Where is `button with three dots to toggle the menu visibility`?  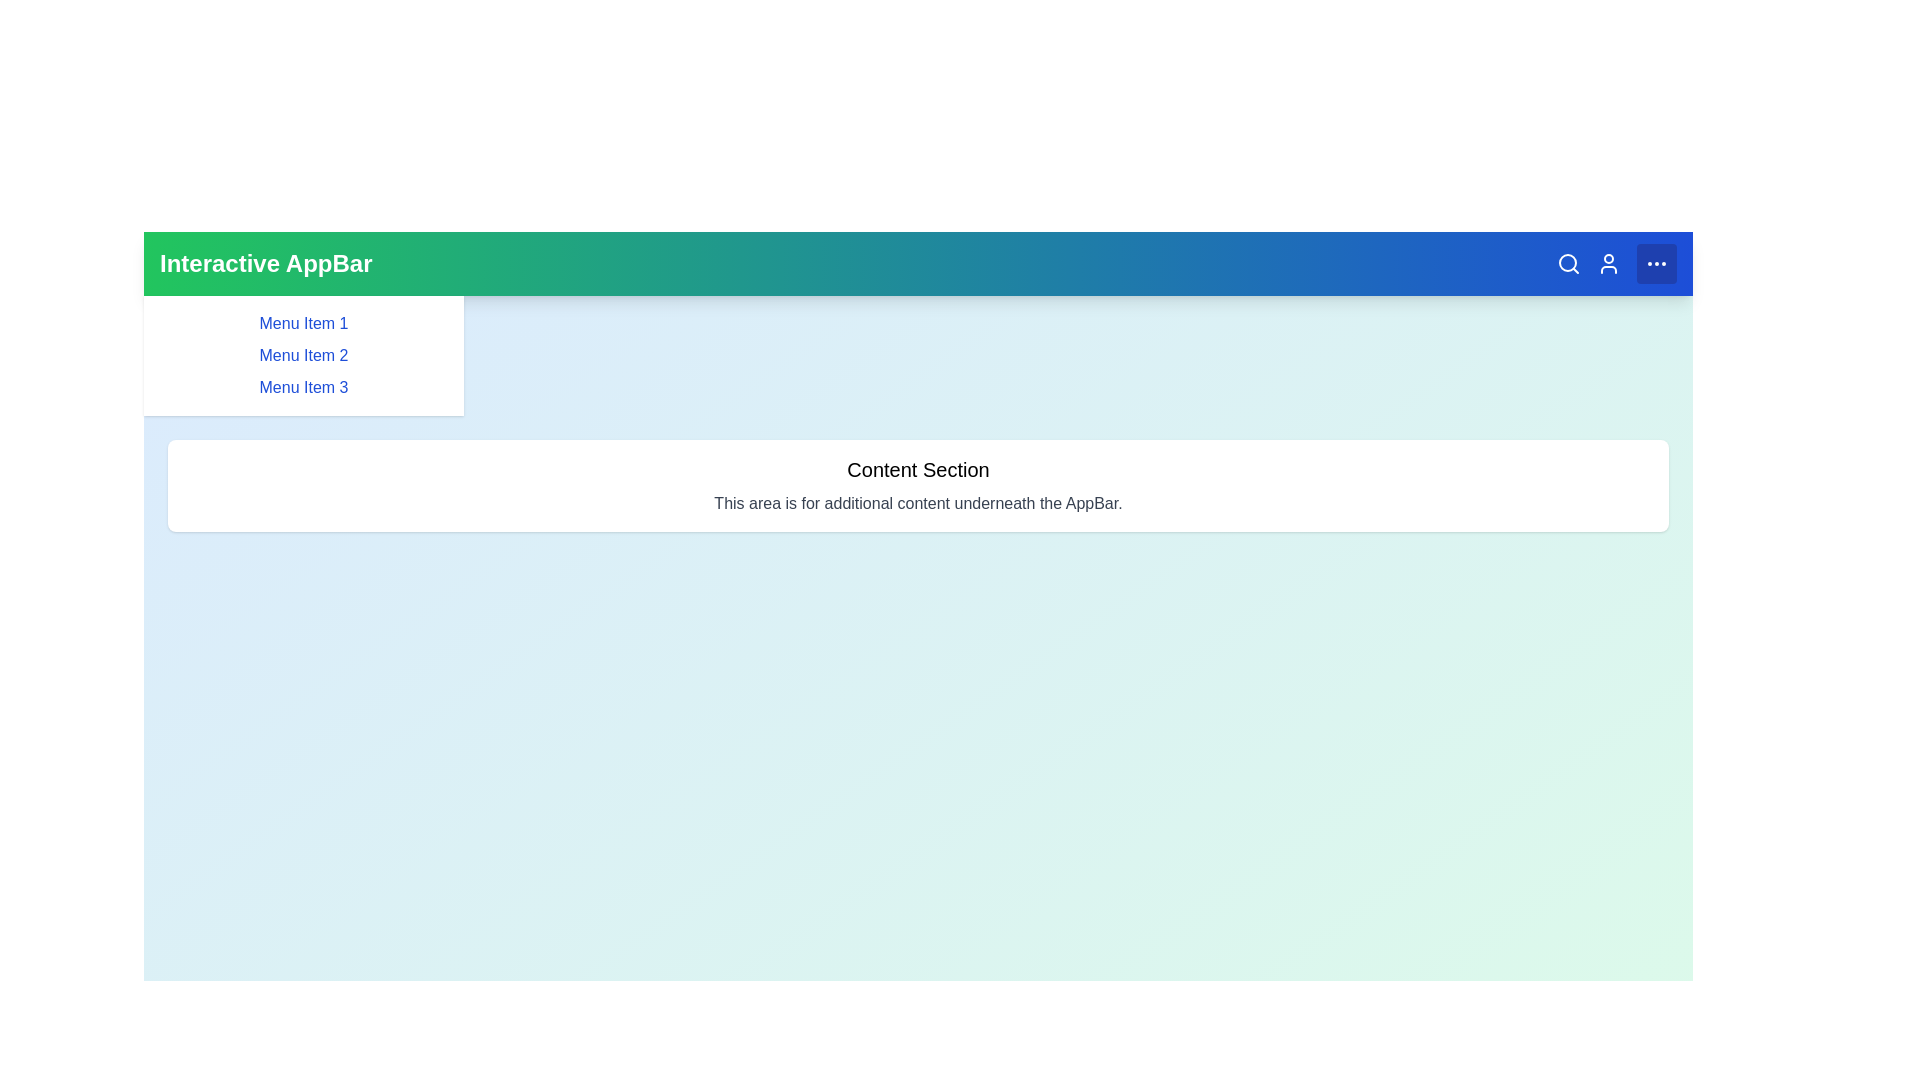 button with three dots to toggle the menu visibility is located at coordinates (1656, 262).